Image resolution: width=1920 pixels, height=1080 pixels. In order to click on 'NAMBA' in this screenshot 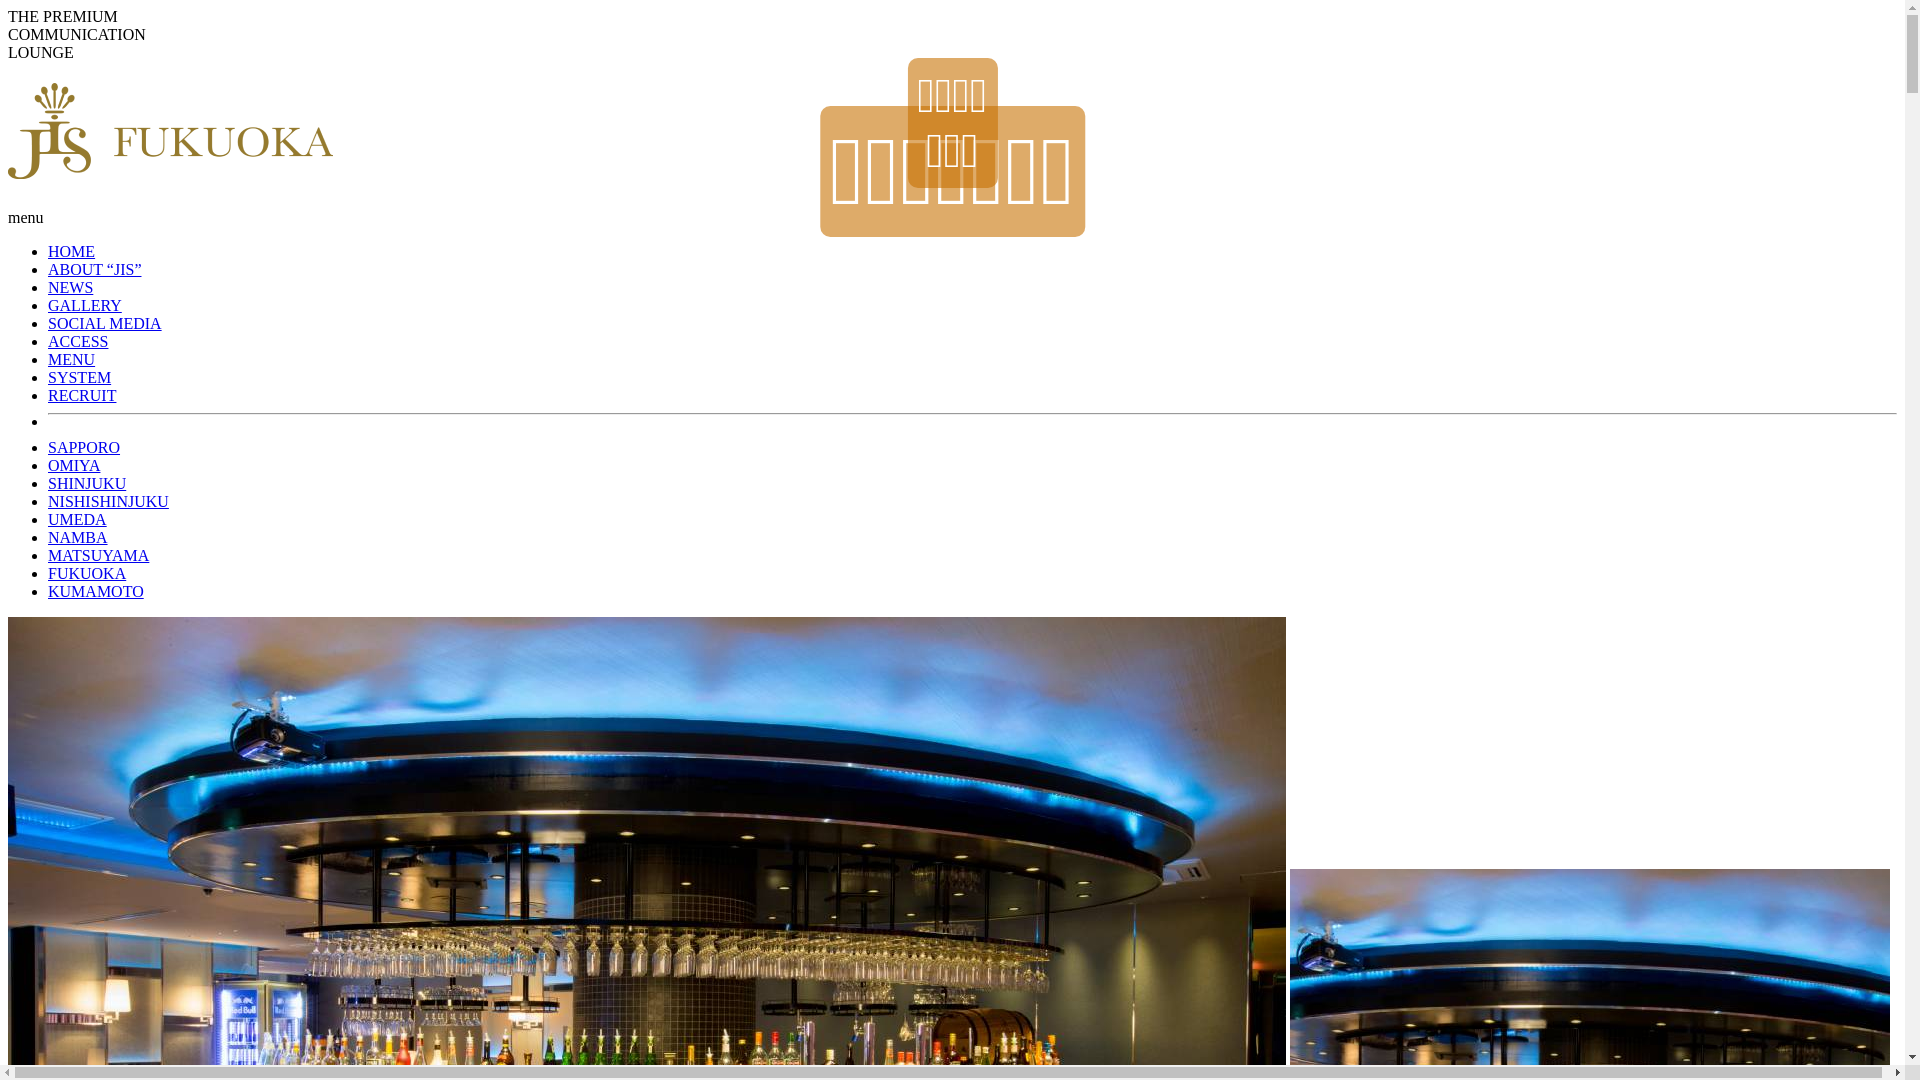, I will do `click(77, 536)`.